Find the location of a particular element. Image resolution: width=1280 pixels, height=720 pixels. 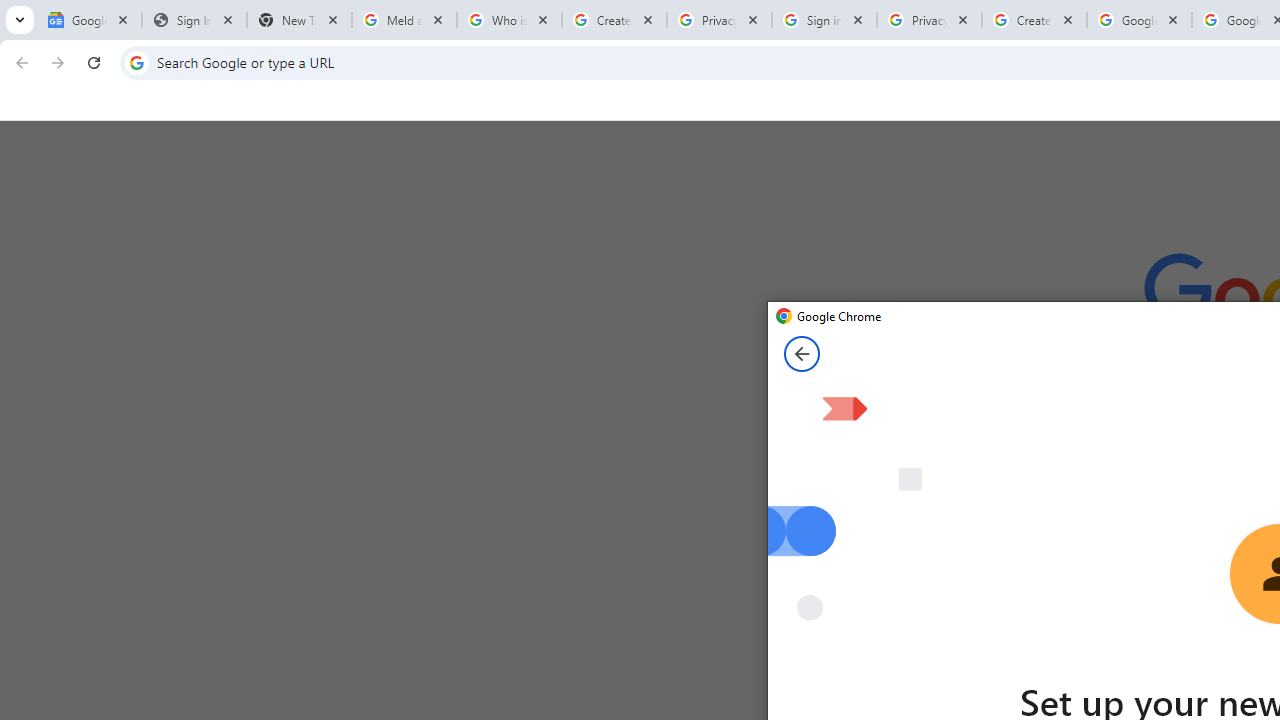

'Sign In - USA TODAY' is located at coordinates (194, 20).